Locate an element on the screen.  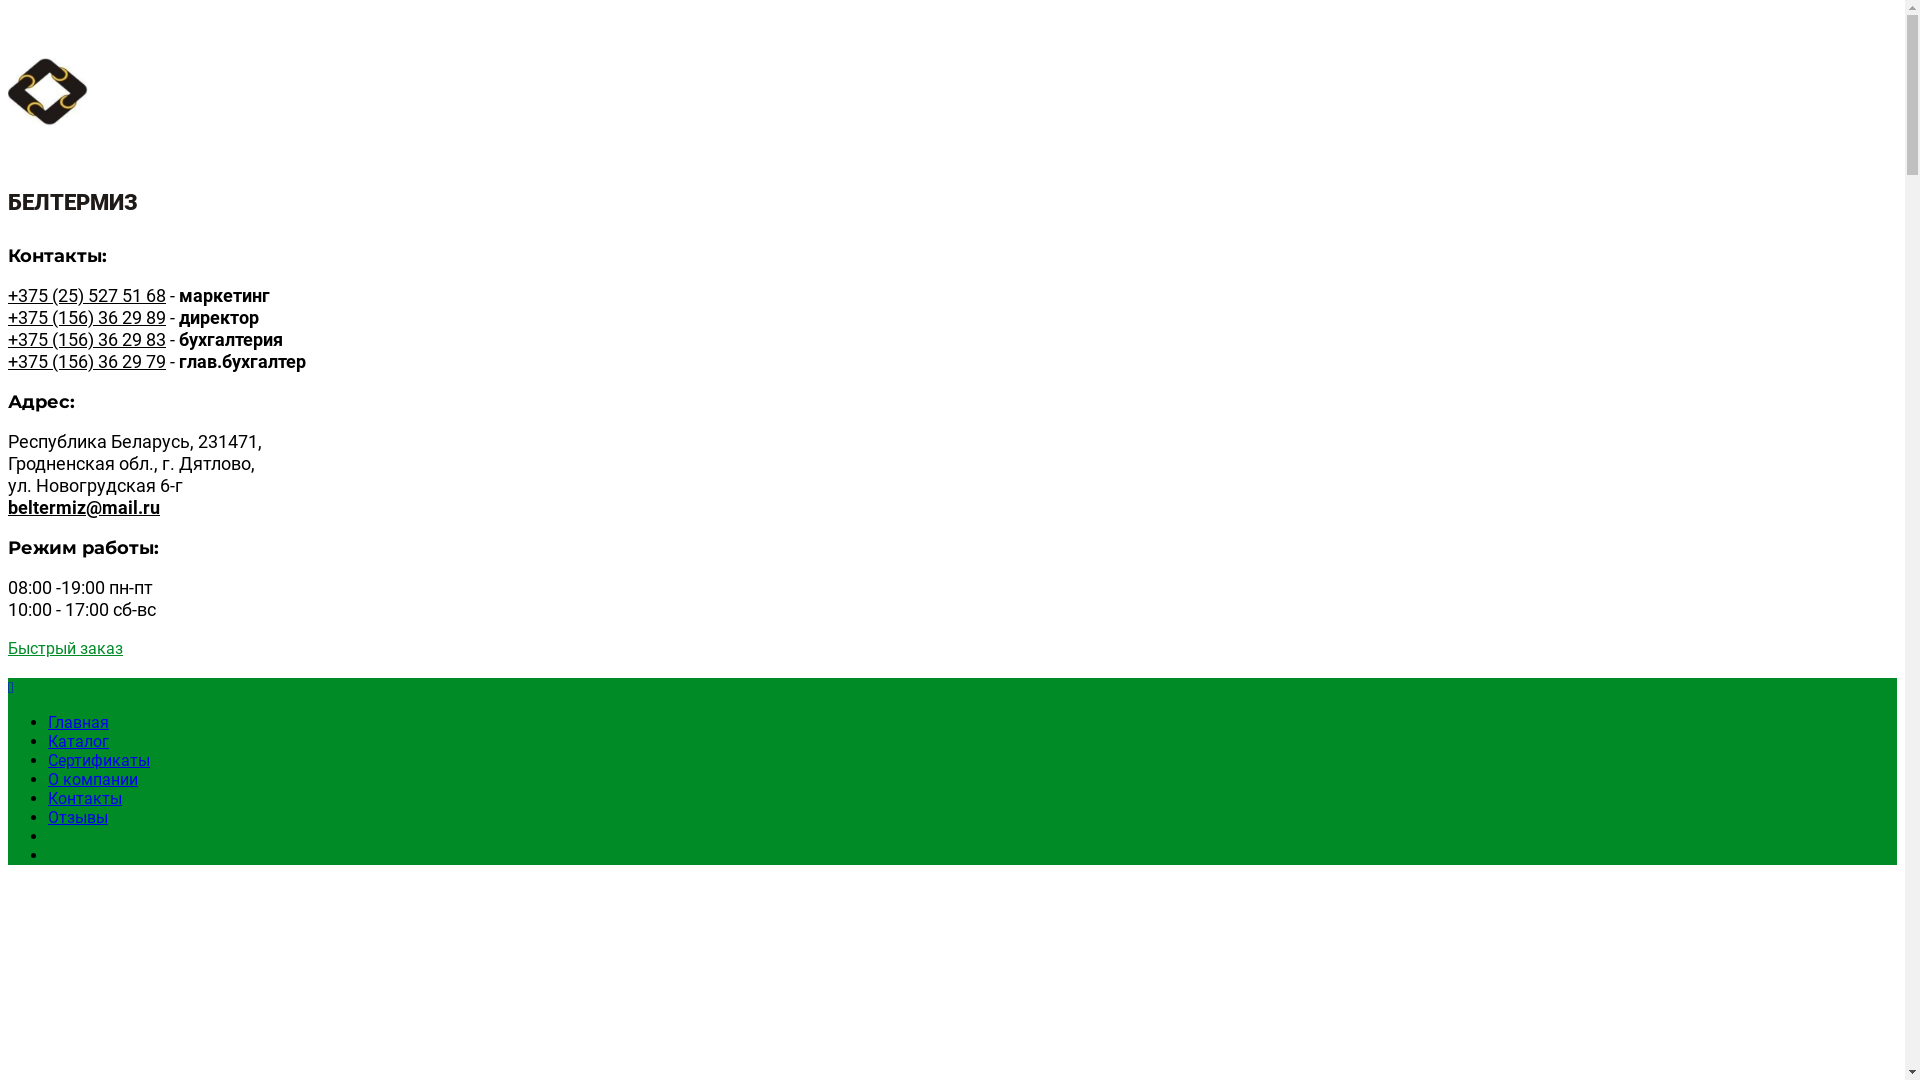
'+375 (156) 36 29 89' is located at coordinates (85, 316).